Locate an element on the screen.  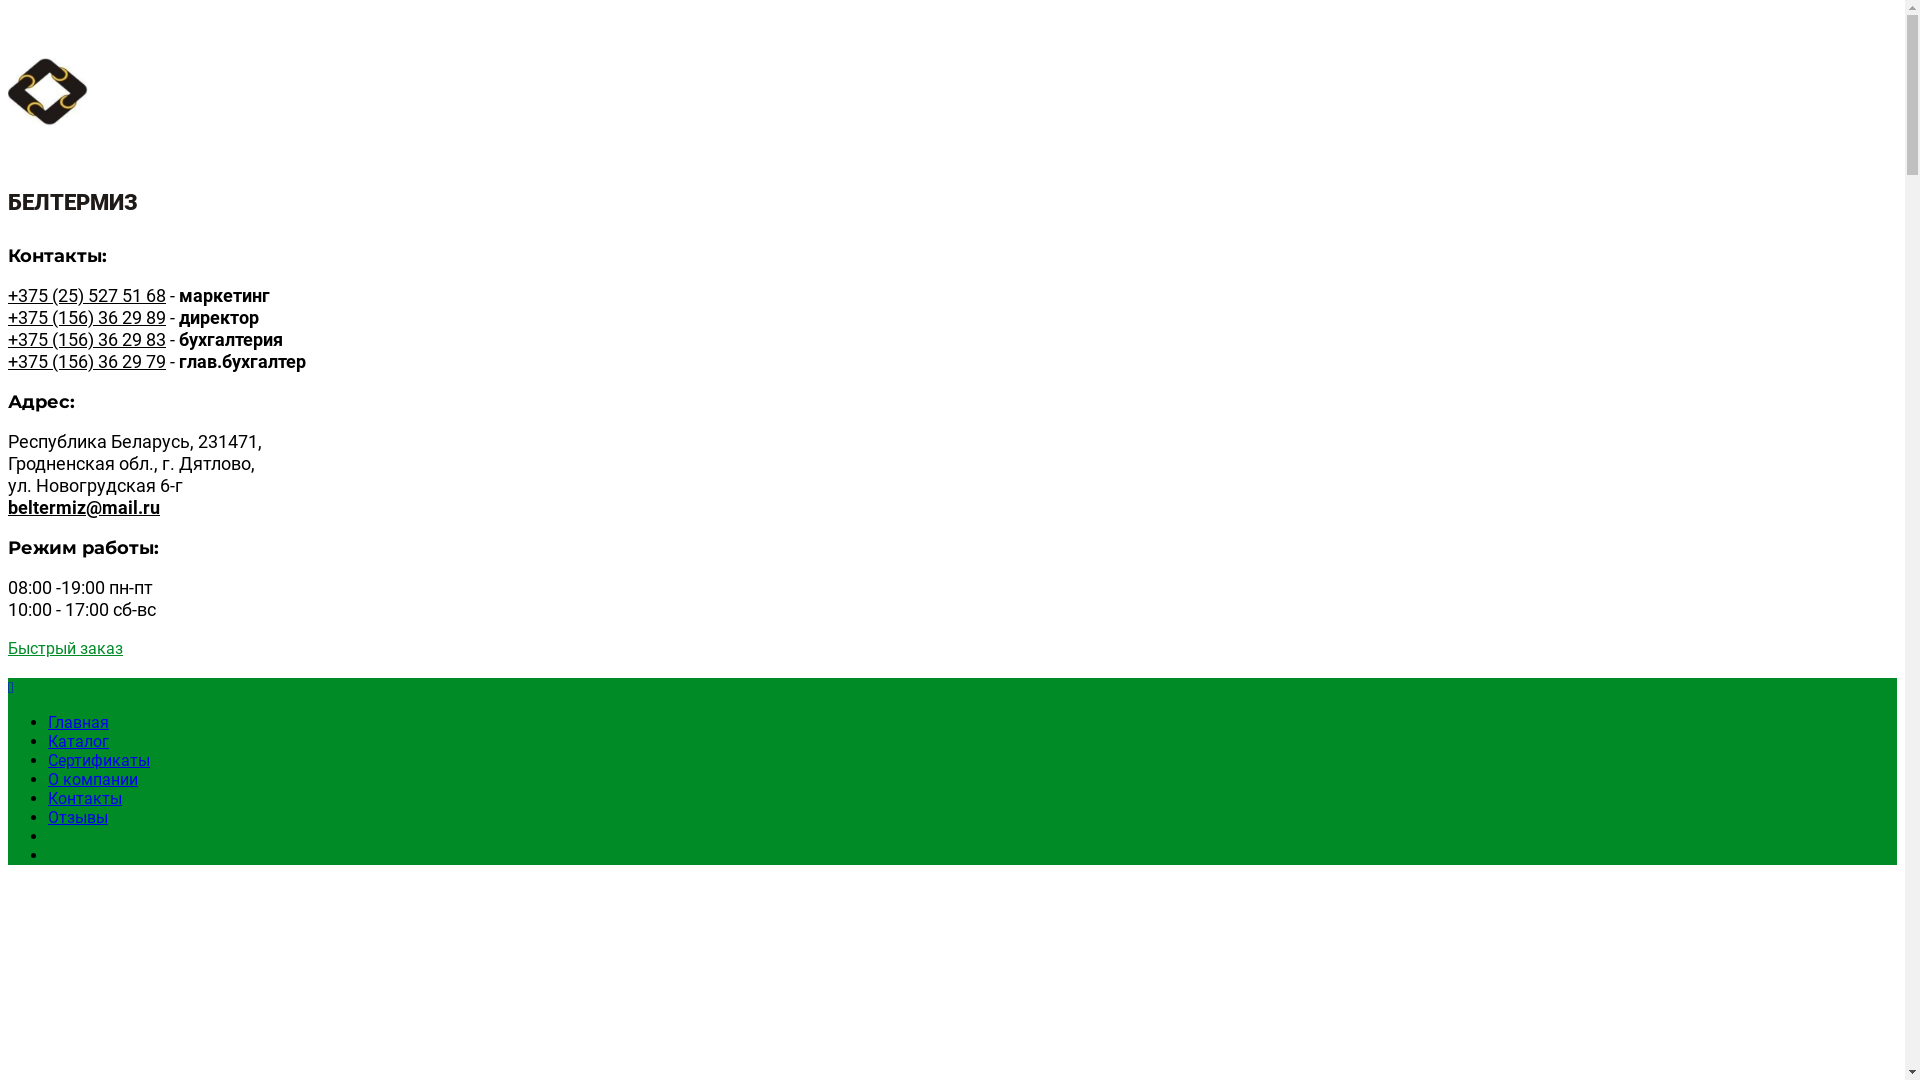
'+375 (156) 36 29 89' is located at coordinates (85, 316).